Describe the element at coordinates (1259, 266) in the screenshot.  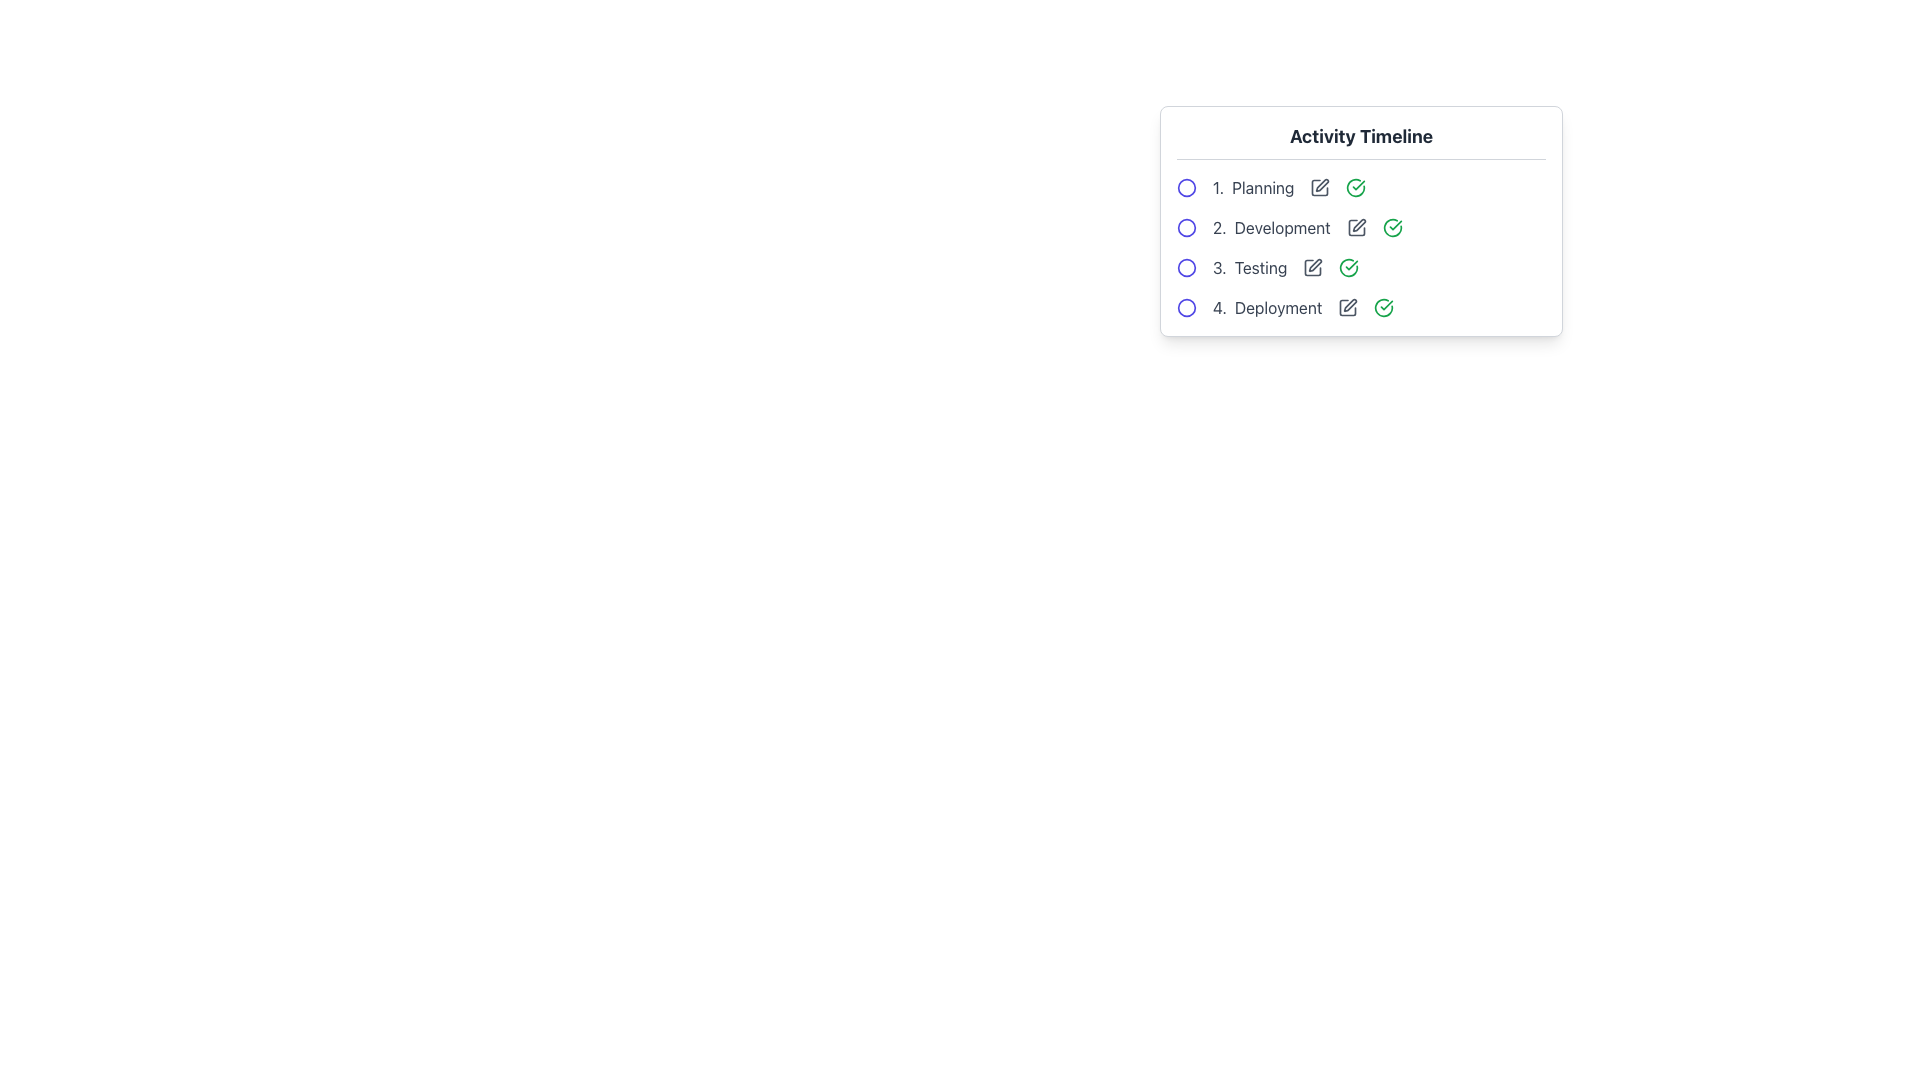
I see `labeling text for the third activity step, located below the second step and above the fourth in the list of activities` at that location.